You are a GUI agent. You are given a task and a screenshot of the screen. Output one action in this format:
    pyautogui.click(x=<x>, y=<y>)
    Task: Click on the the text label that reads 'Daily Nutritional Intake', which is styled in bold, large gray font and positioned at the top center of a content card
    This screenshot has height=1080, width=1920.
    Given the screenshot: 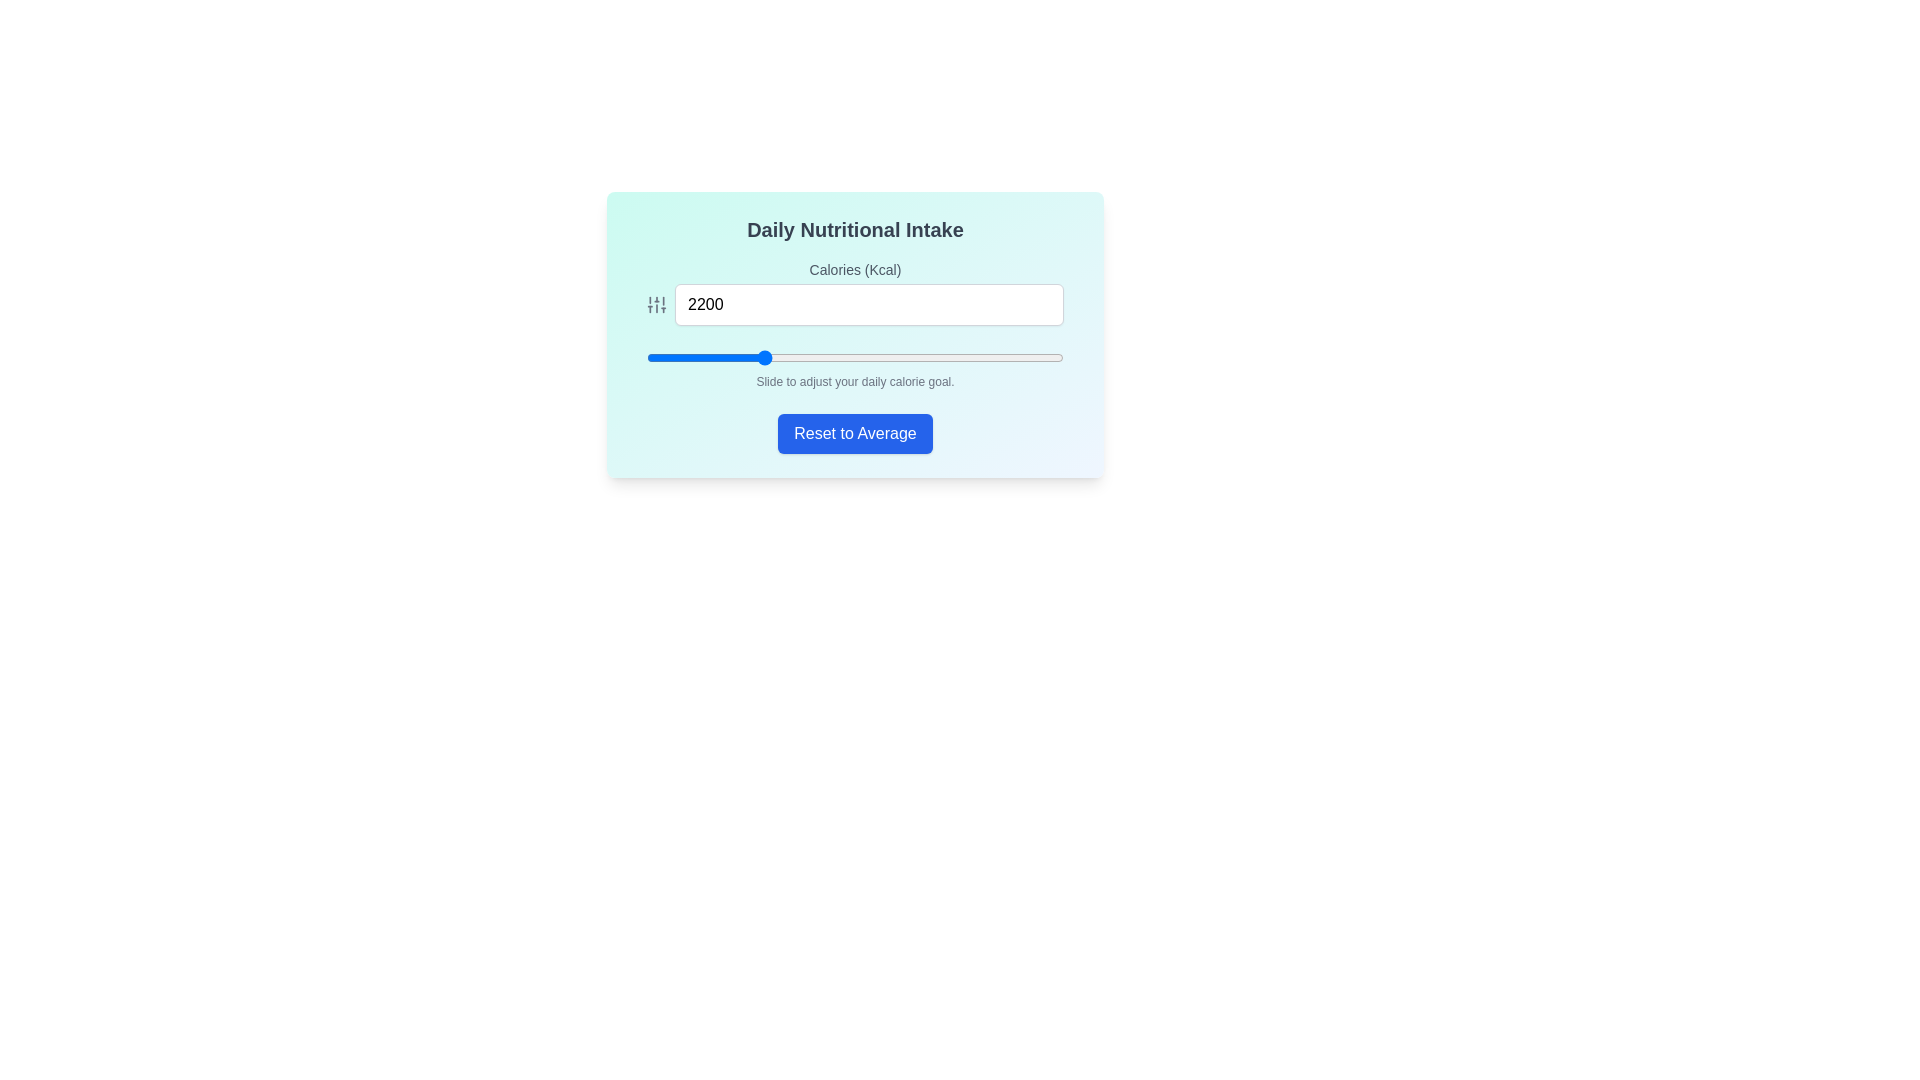 What is the action you would take?
    pyautogui.click(x=855, y=229)
    